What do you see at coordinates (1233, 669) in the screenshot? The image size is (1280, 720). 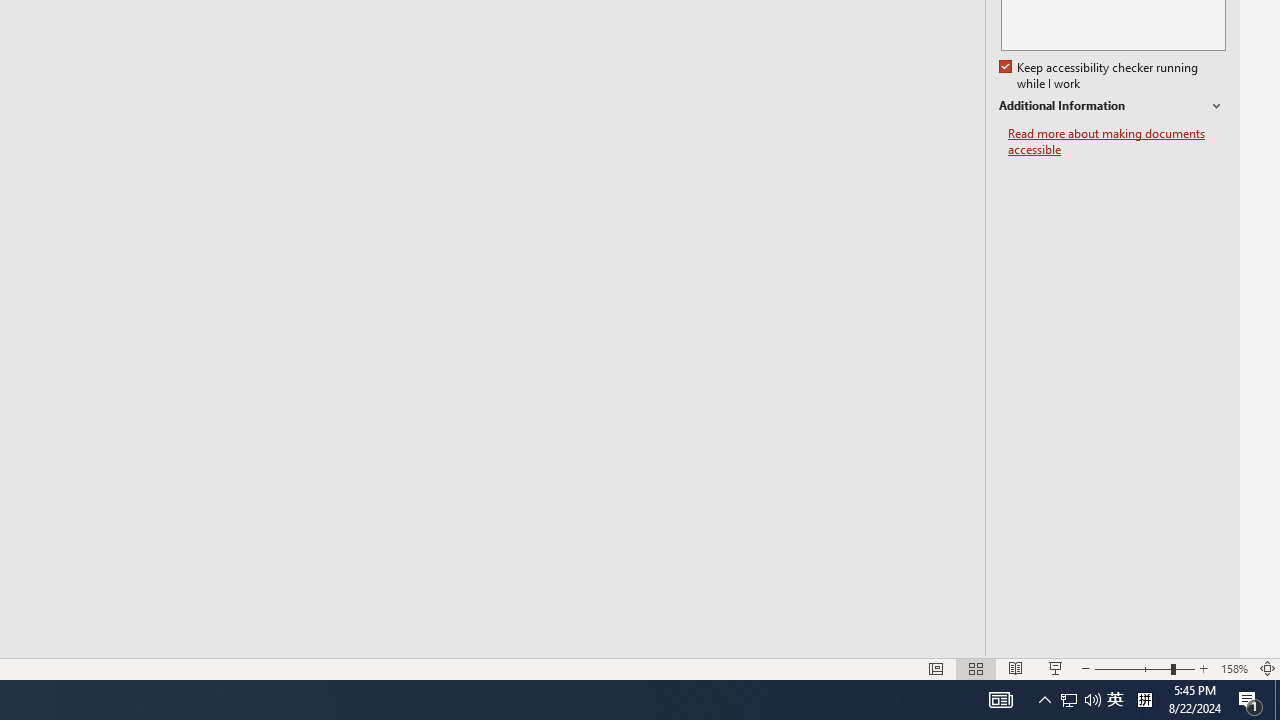 I see `'Zoom 158%'` at bounding box center [1233, 669].